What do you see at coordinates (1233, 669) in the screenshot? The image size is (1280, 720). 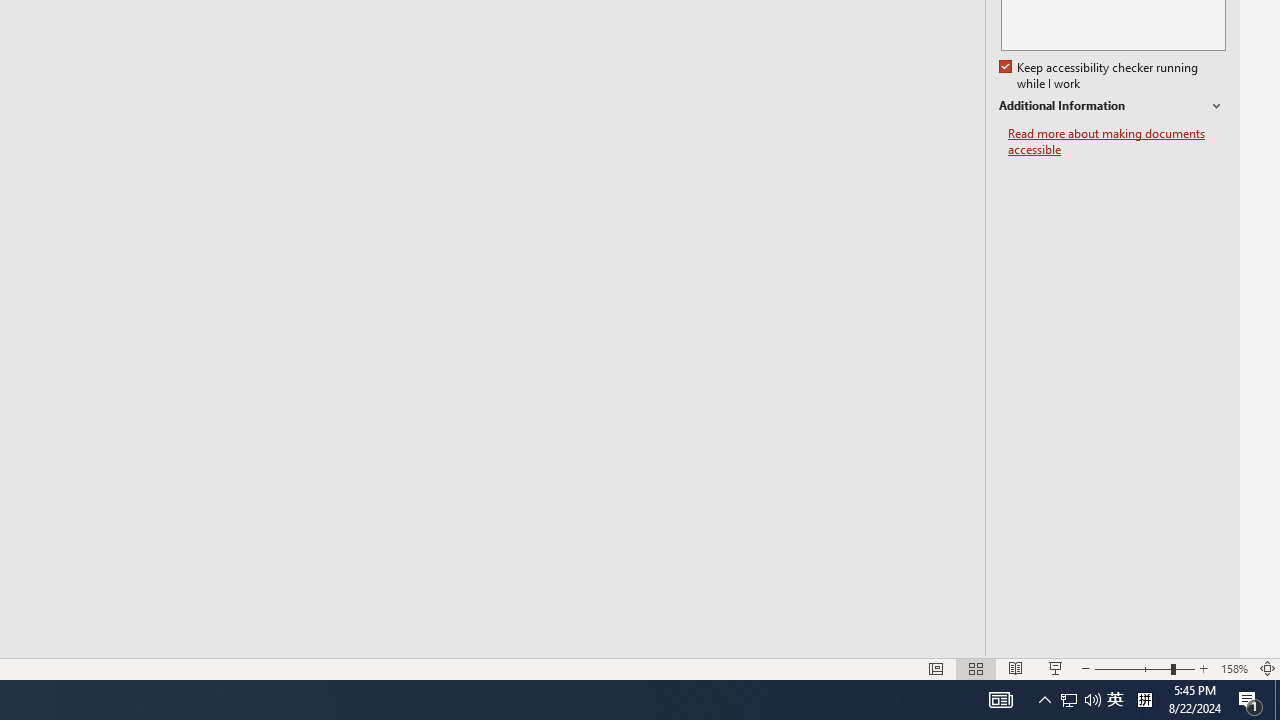 I see `'Zoom 158%'` at bounding box center [1233, 669].